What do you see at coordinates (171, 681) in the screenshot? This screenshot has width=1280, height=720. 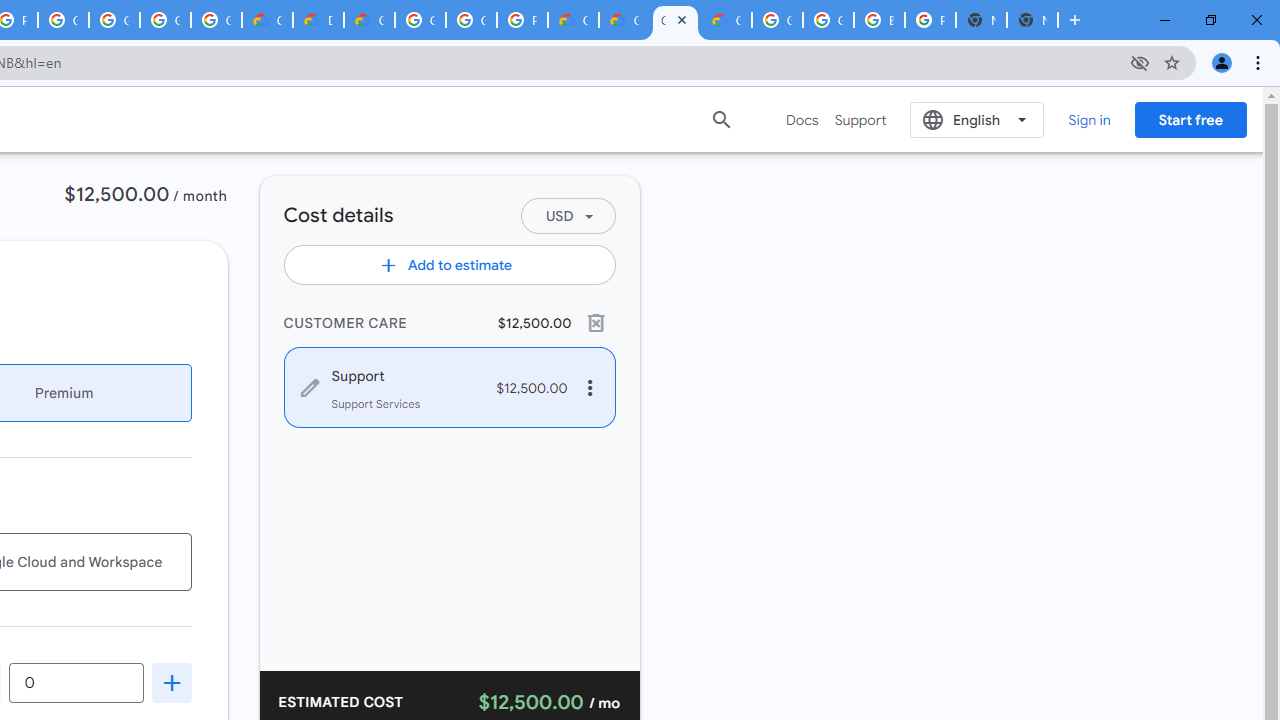 I see `'Increment'` at bounding box center [171, 681].